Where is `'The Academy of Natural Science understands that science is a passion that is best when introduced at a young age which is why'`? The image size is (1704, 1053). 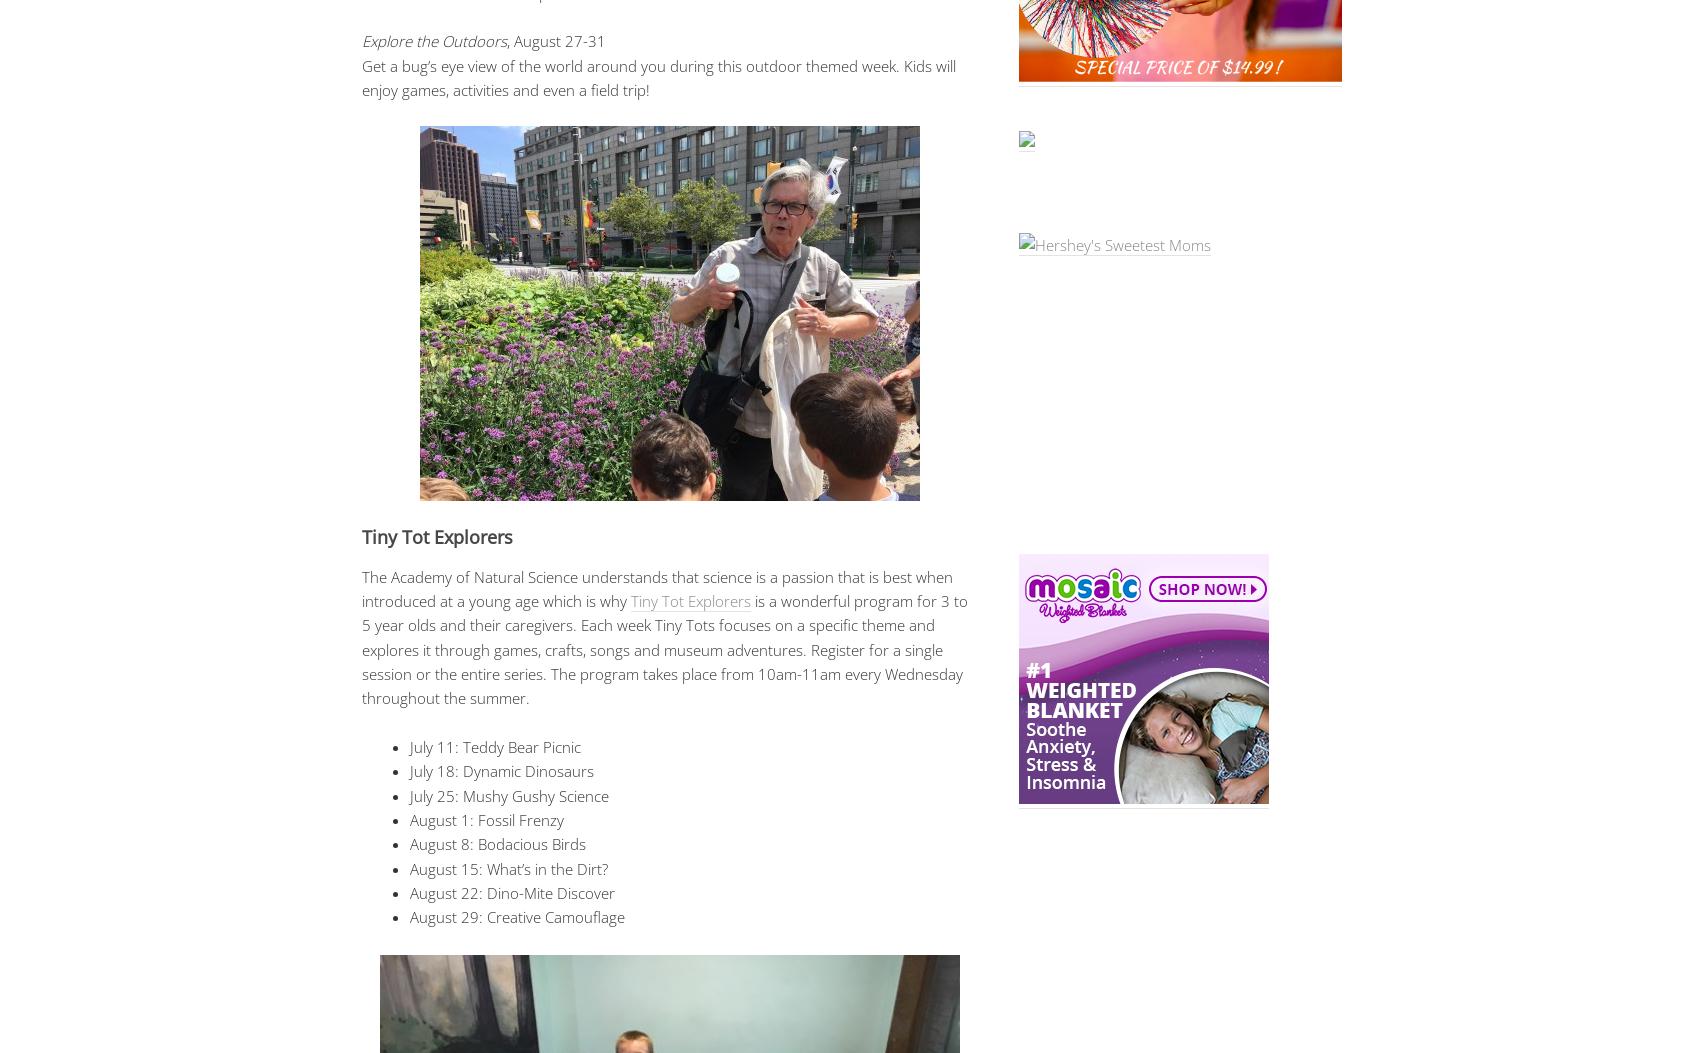
'The Academy of Natural Science understands that science is a passion that is best when introduced at a young age which is why' is located at coordinates (360, 587).